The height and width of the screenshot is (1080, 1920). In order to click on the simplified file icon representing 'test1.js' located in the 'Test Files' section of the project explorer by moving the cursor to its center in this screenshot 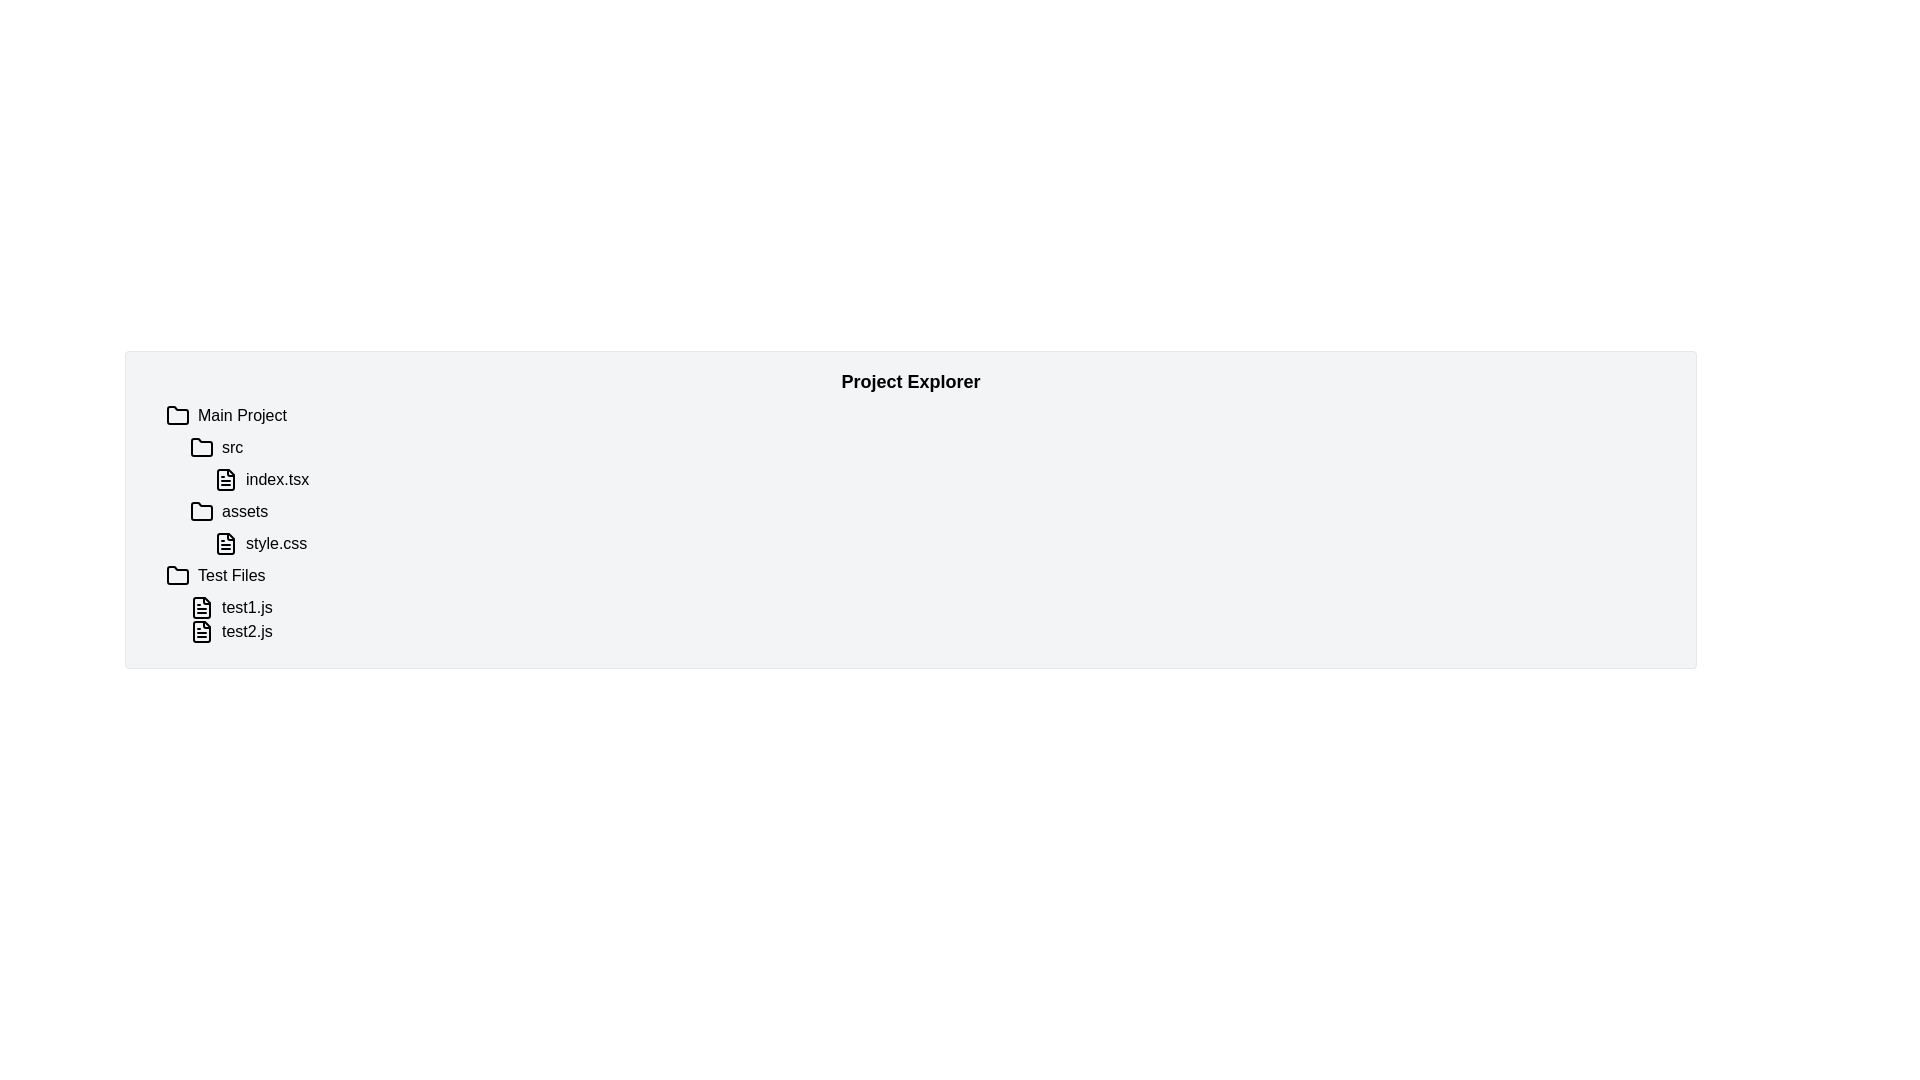, I will do `click(201, 607)`.